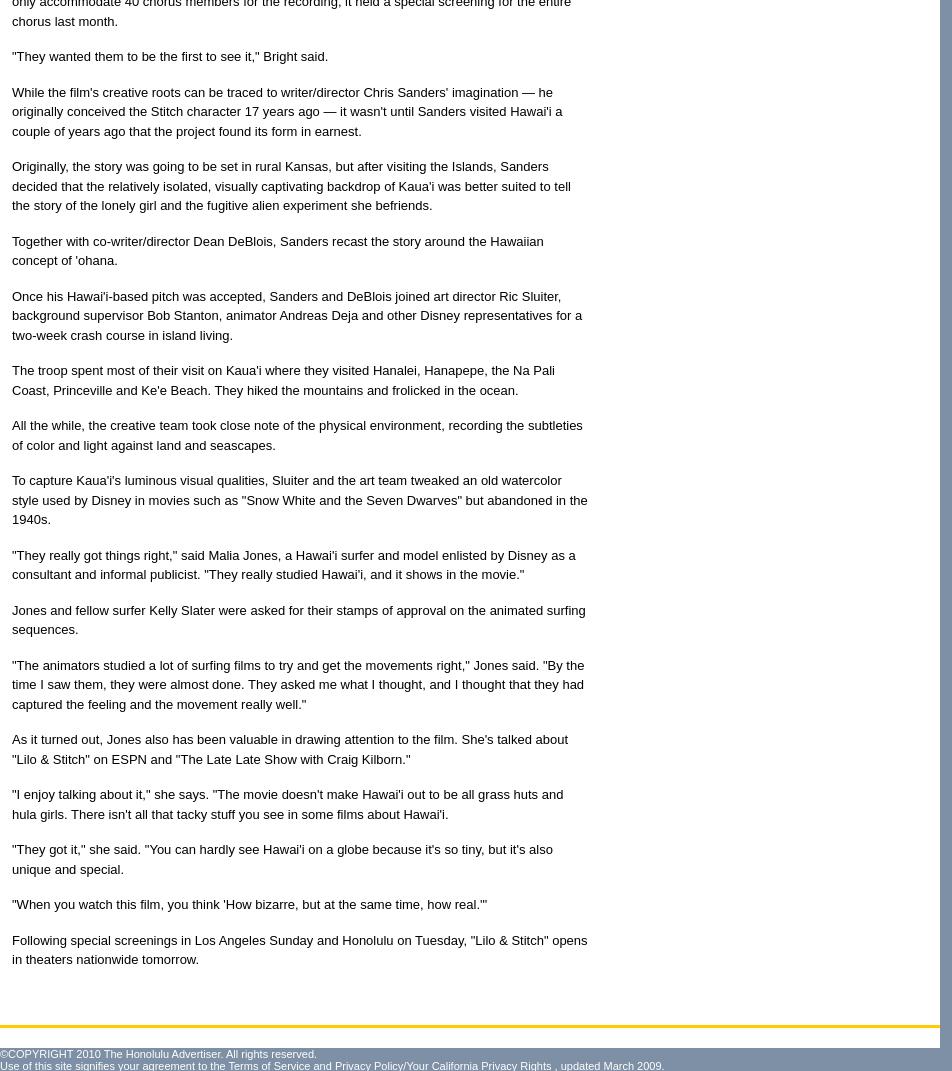 The height and width of the screenshot is (1071, 952). I want to click on 'Following special screenings in Los Angeles Sunday and Honolulu on Tuesday, "Lilo & Stitch" opens in theaters nationwide tomorrow.', so click(299, 948).